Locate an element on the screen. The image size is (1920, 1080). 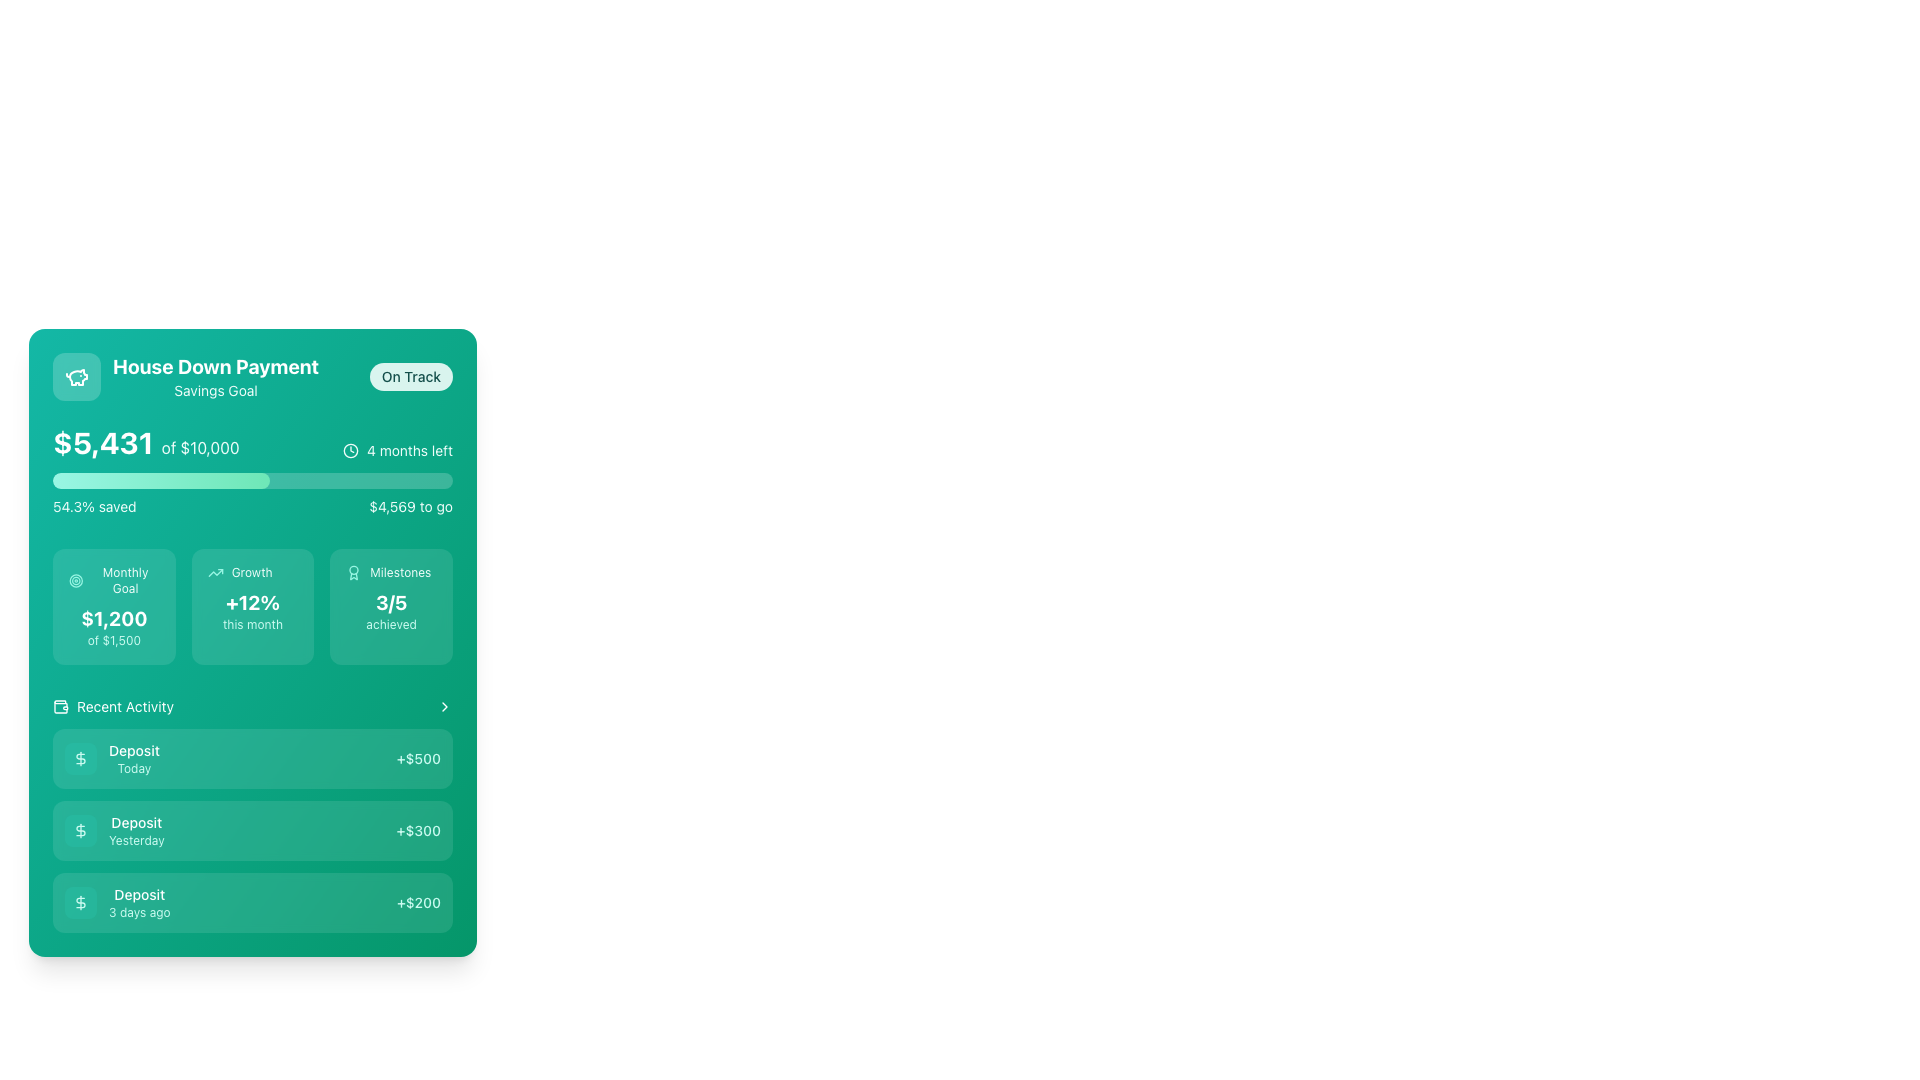
the text label displaying the current saved amount towards a financial goal, which shows the progress '$5,431 of $10,000' is located at coordinates (102, 441).